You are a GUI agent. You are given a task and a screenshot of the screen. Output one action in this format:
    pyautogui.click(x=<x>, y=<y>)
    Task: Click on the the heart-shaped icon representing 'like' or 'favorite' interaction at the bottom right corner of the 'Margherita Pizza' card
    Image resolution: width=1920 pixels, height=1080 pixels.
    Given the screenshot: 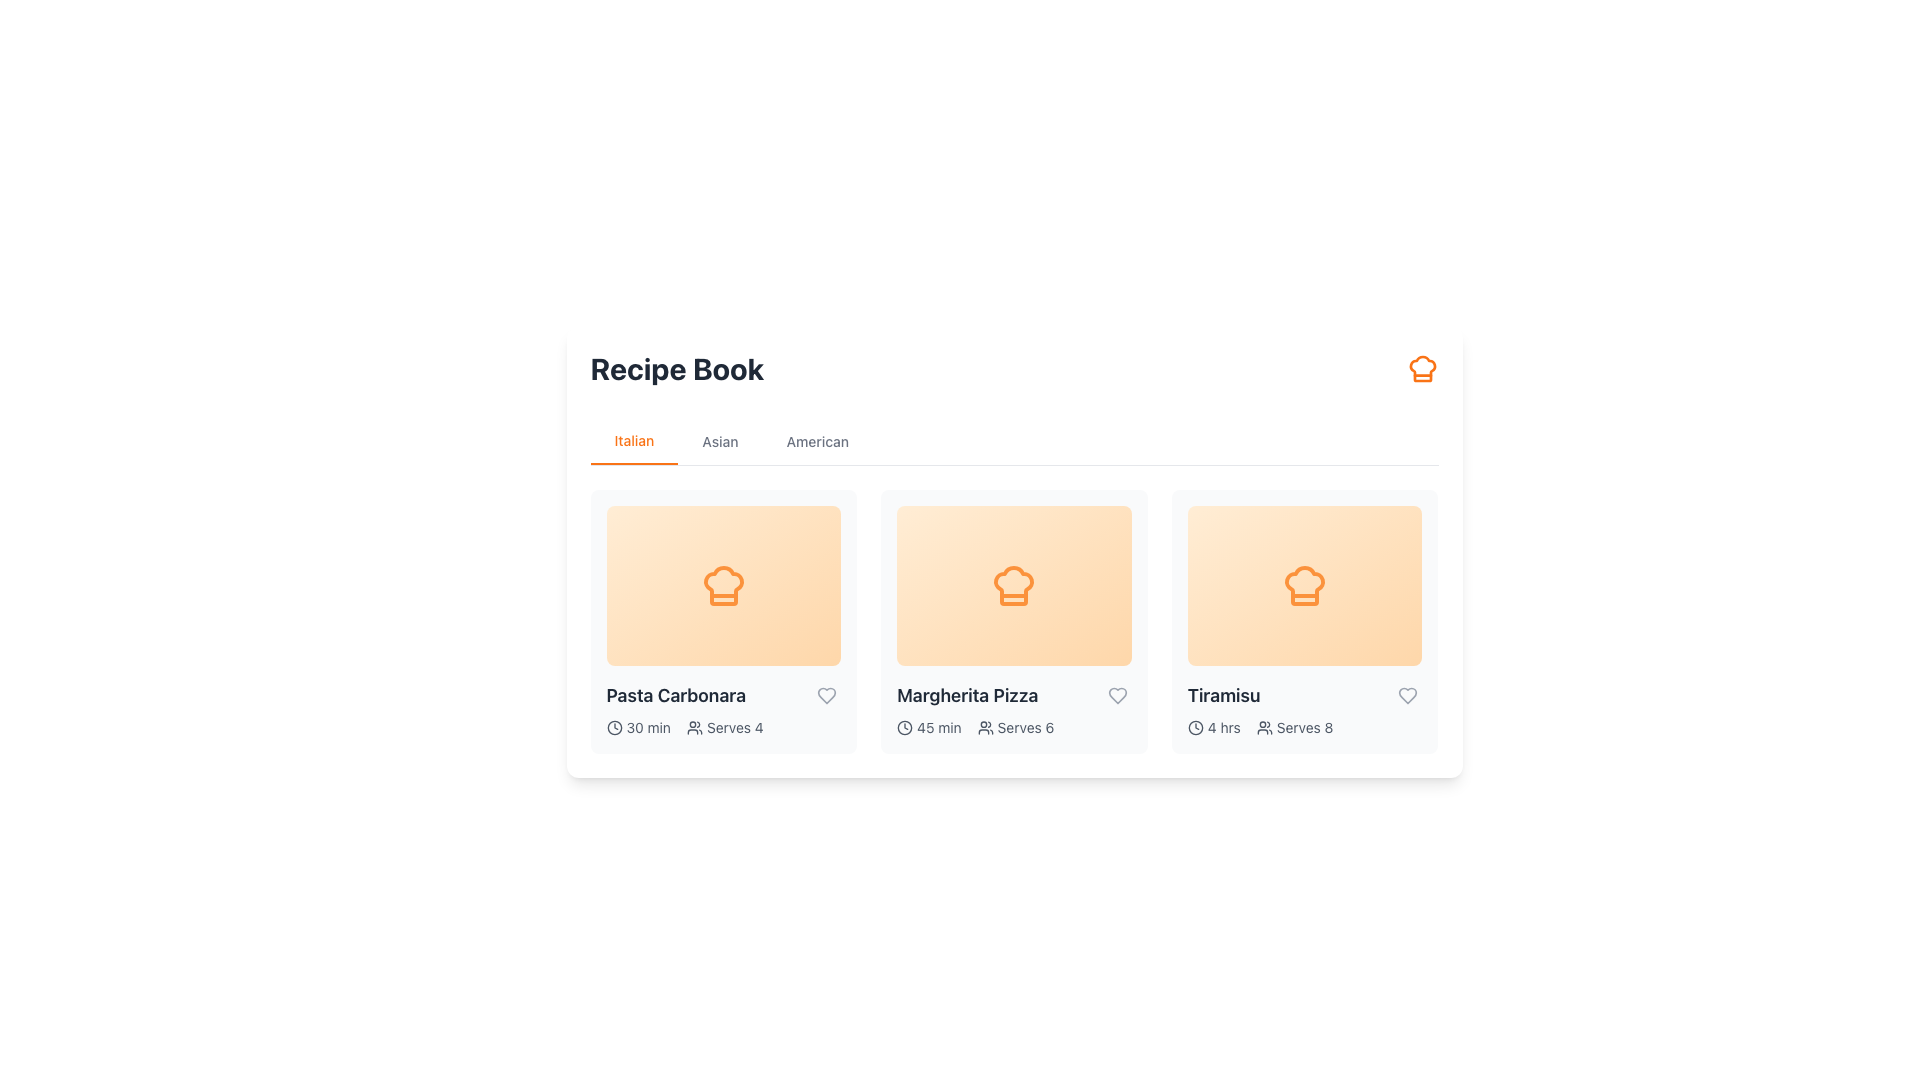 What is the action you would take?
    pyautogui.click(x=1116, y=694)
    